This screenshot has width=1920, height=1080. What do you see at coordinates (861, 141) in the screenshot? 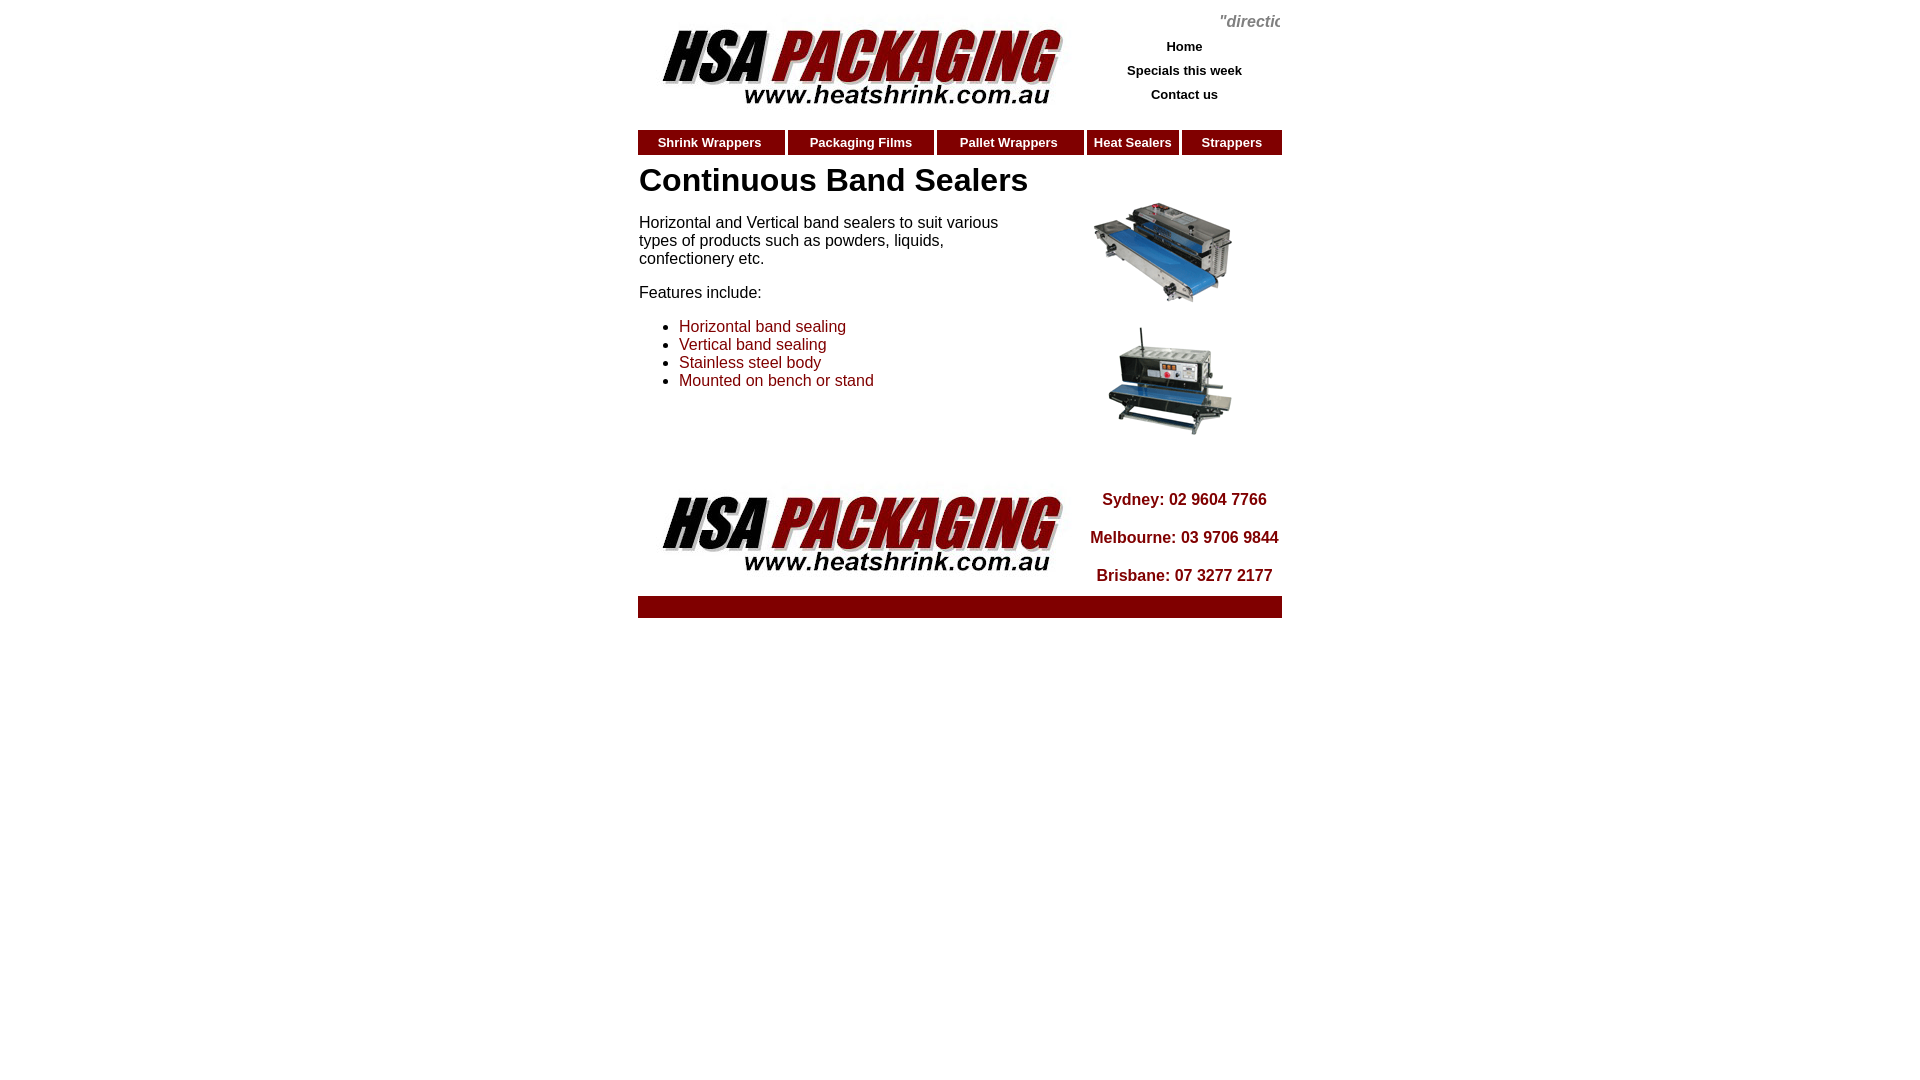
I see `'Packaging Films'` at bounding box center [861, 141].